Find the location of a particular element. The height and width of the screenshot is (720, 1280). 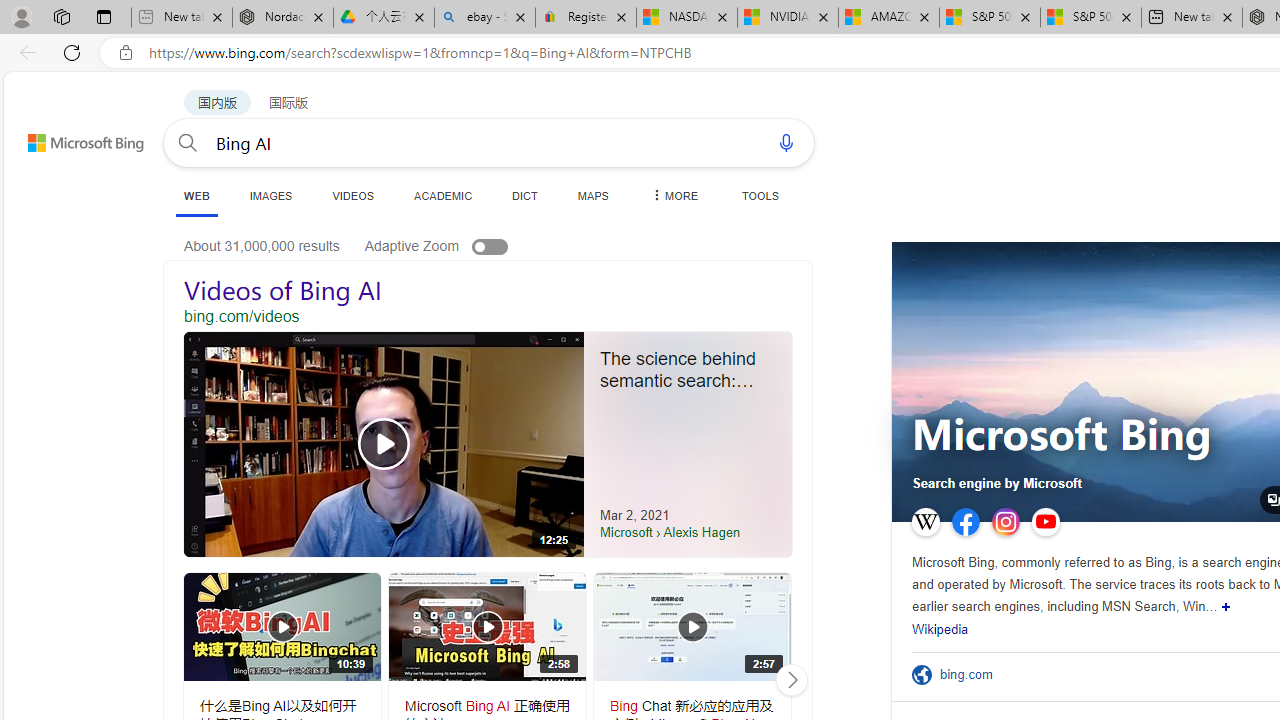

'Show more' is located at coordinates (1225, 605).